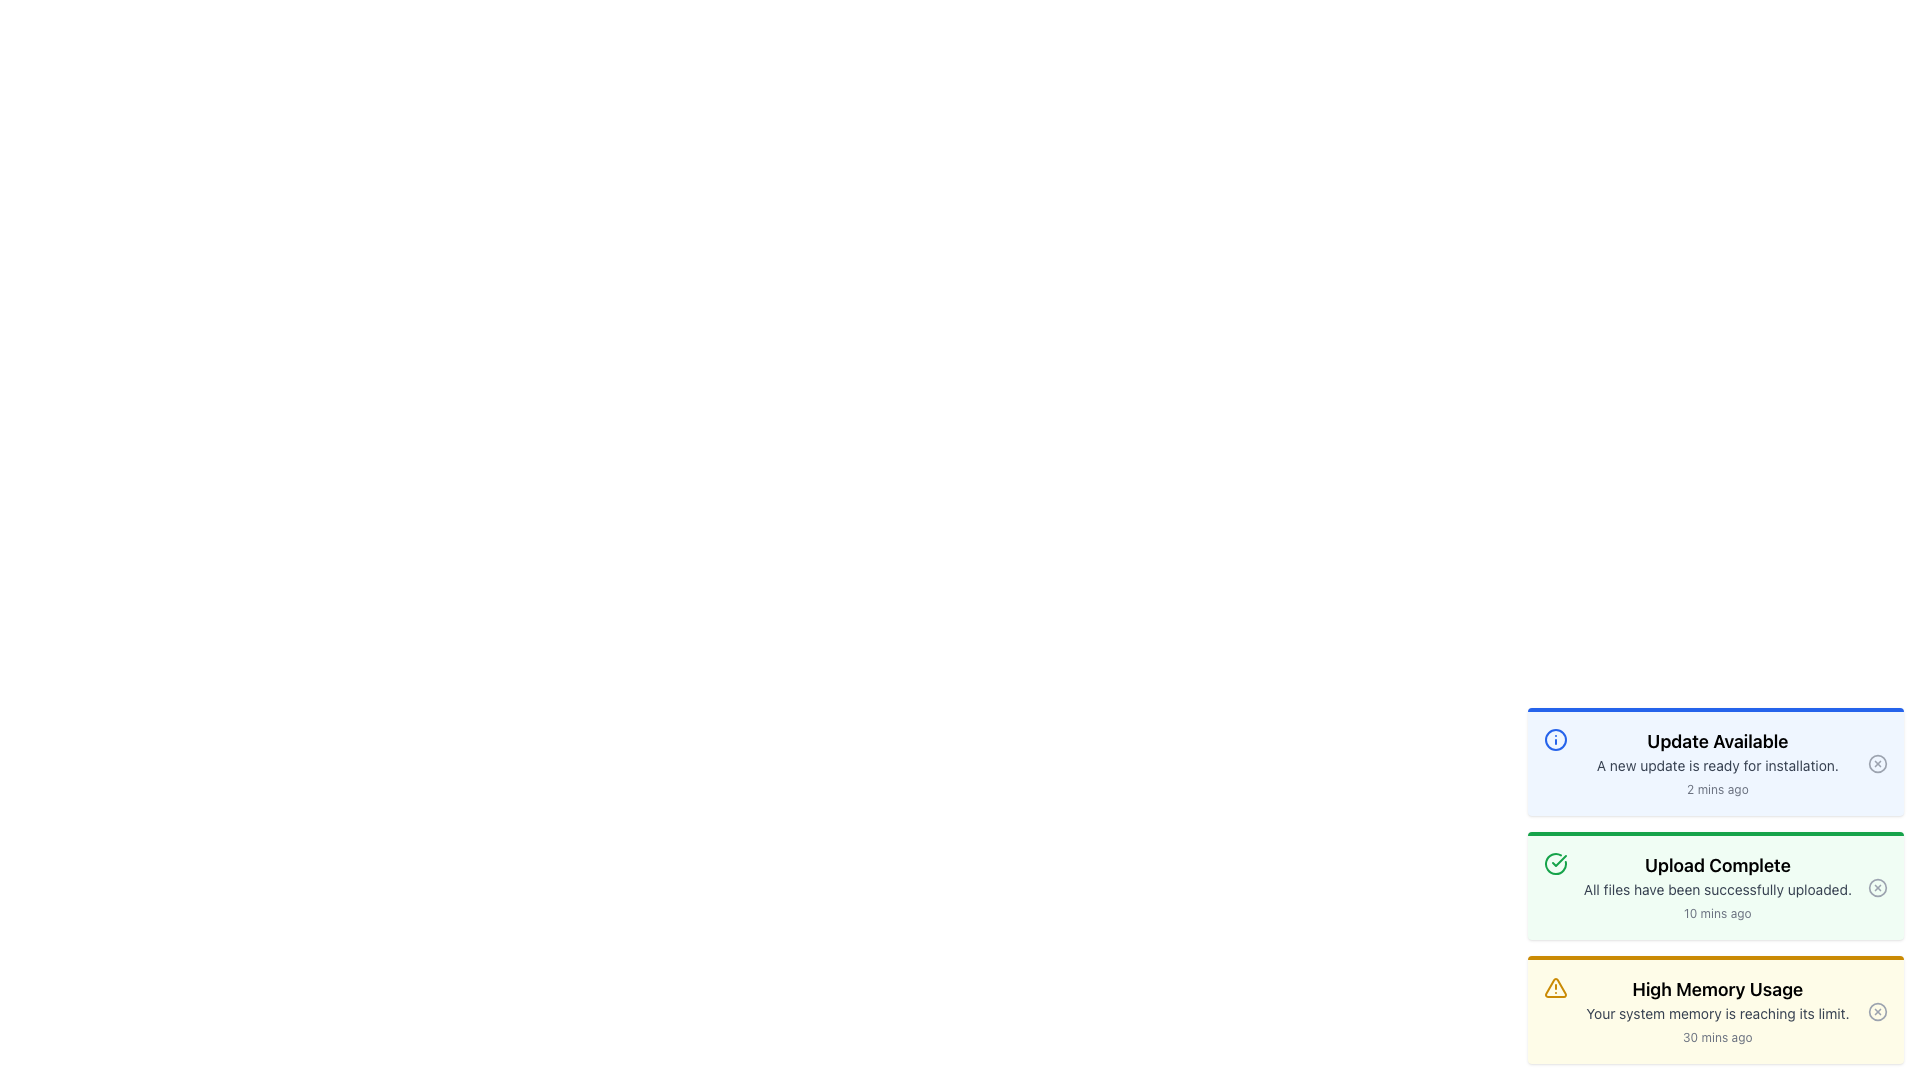  Describe the element at coordinates (1876, 1011) in the screenshot. I see `the circular light gray button with an 'X' icon on the far-right side of the 'High Memory Usage' notification` at that location.